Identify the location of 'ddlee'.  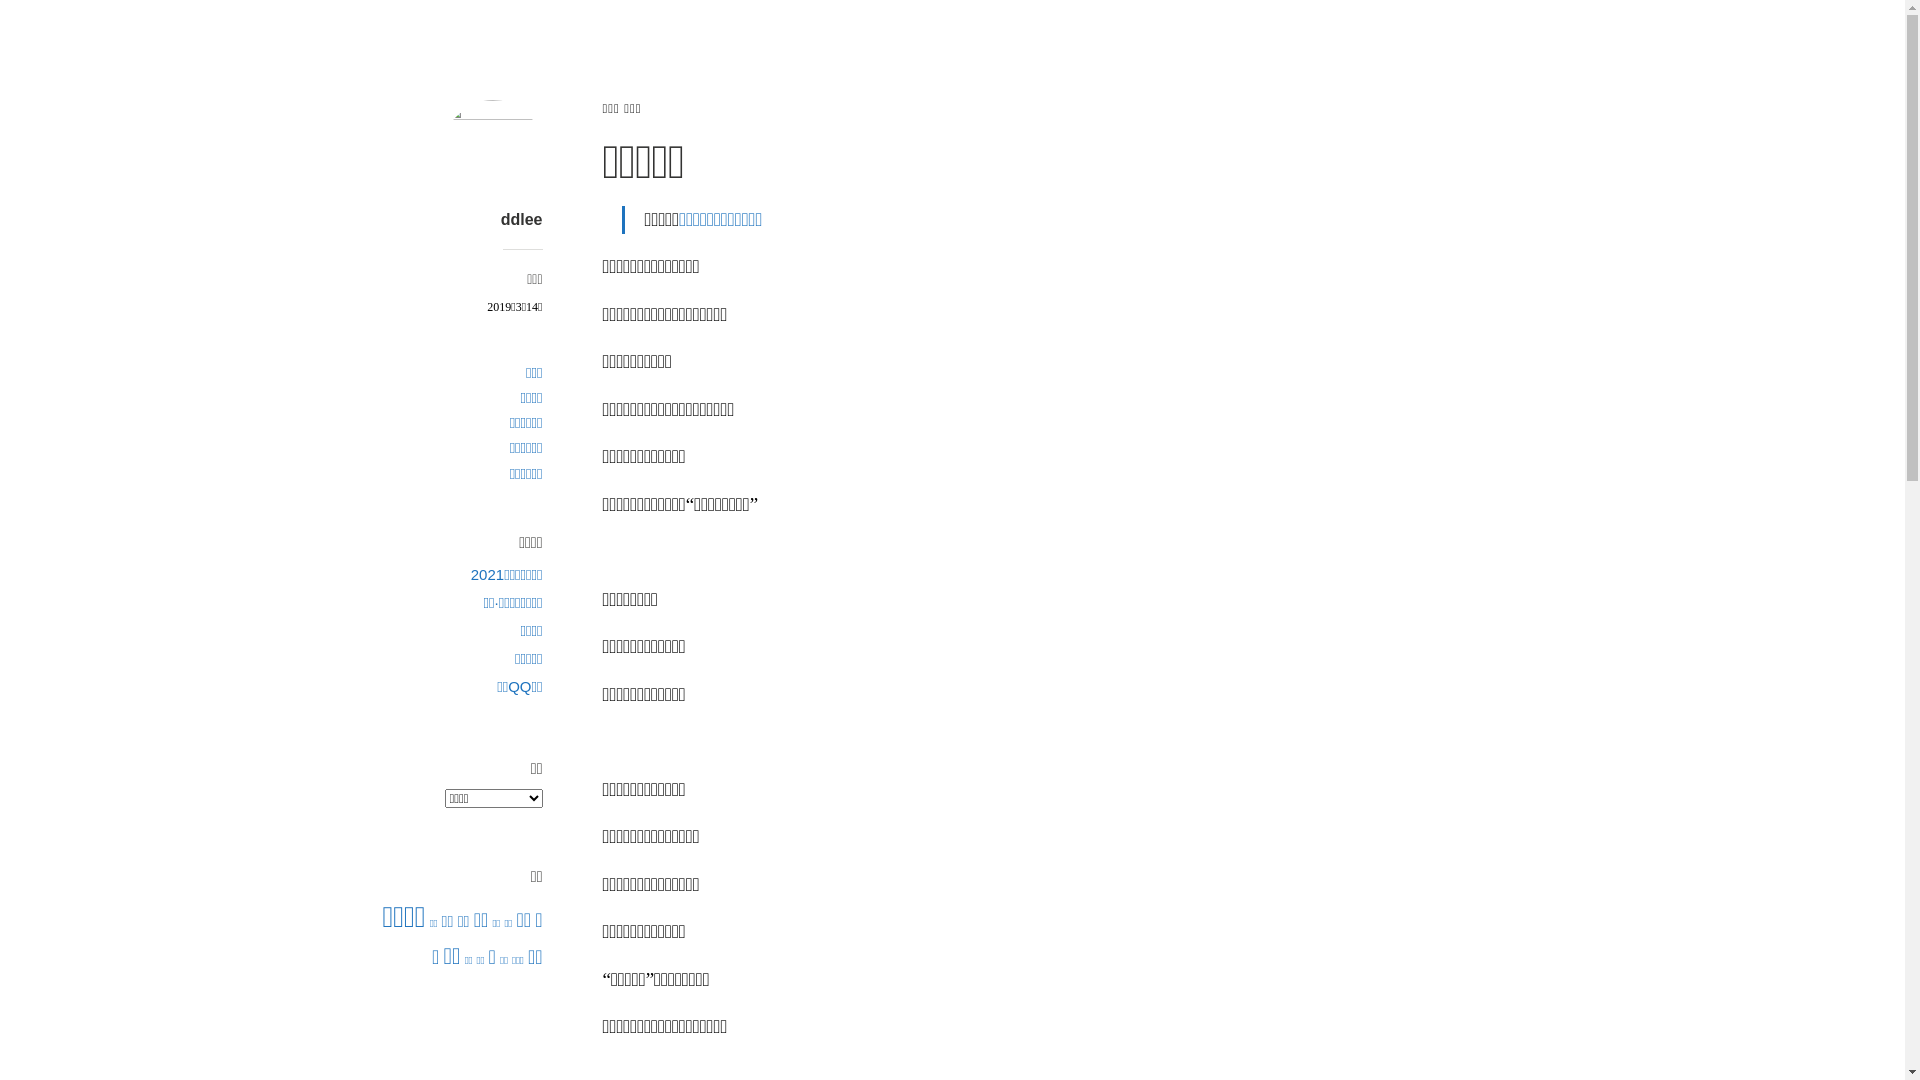
(522, 219).